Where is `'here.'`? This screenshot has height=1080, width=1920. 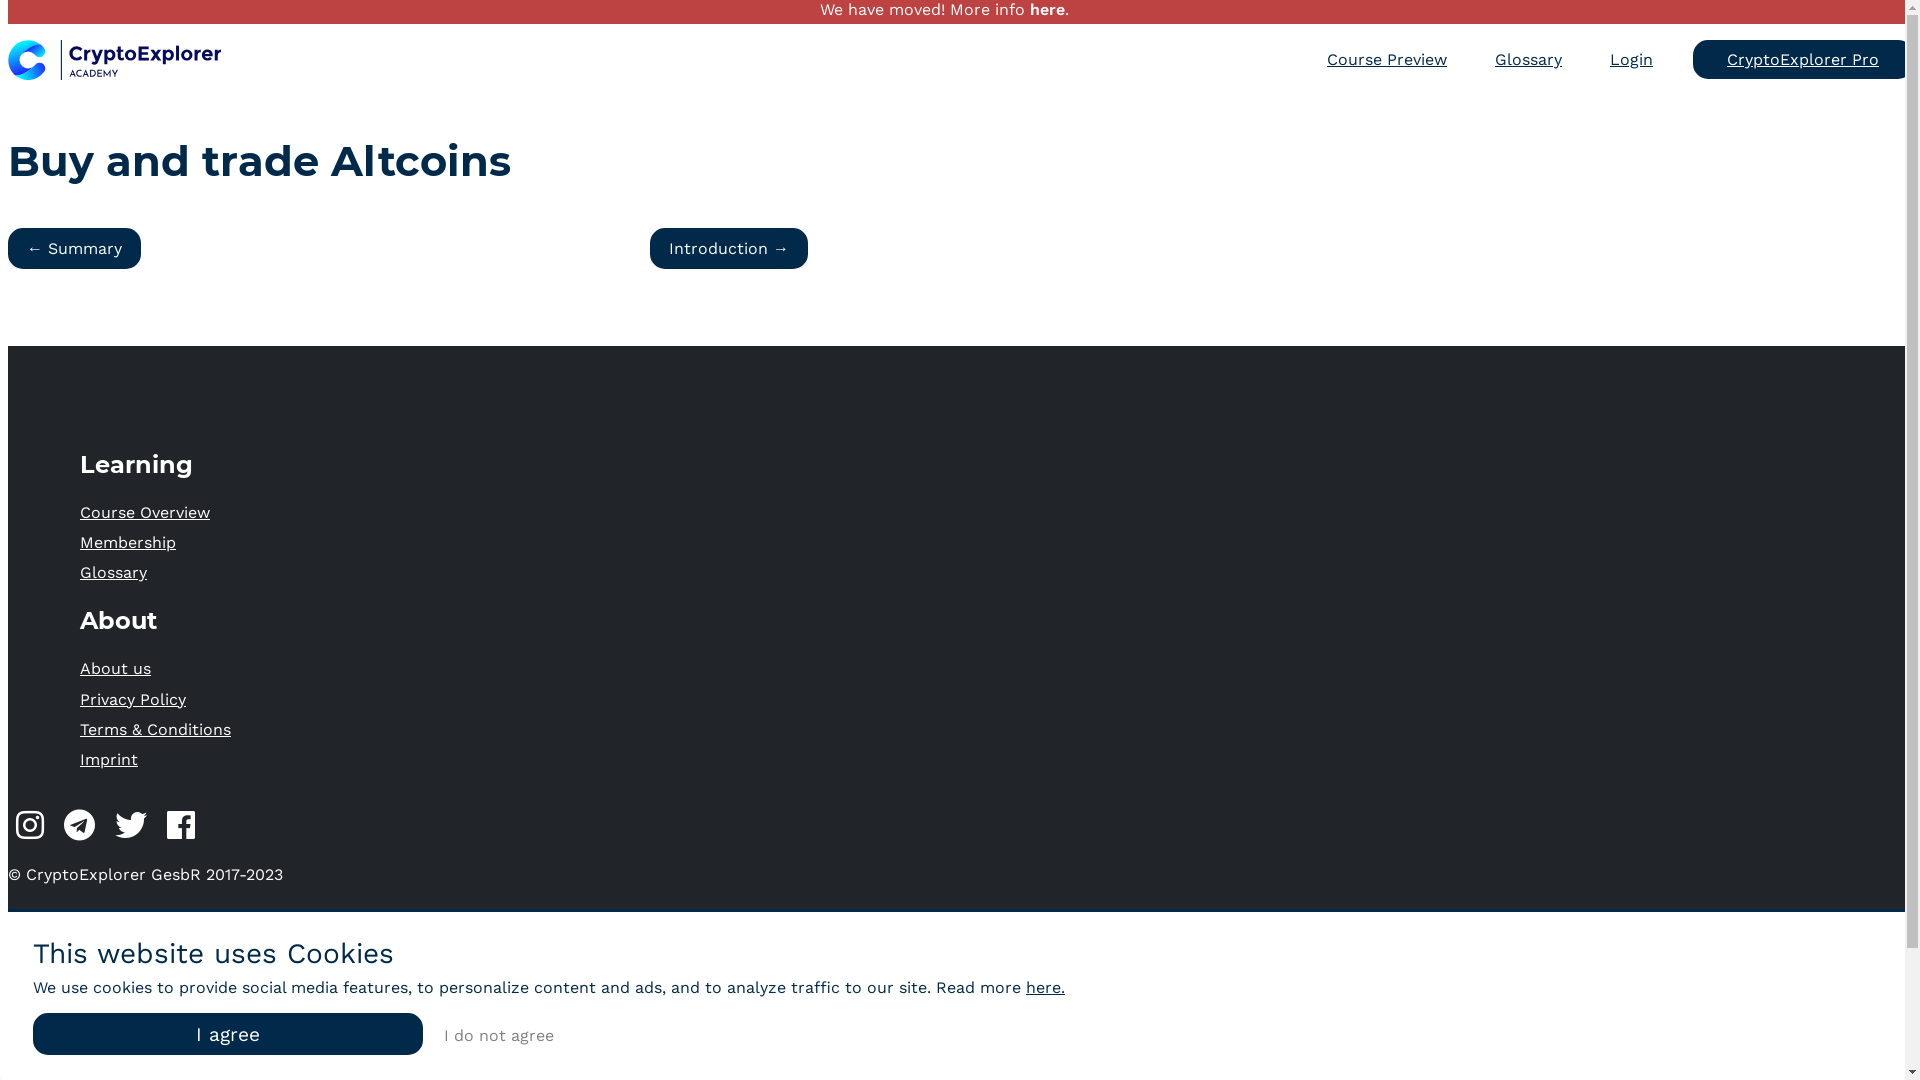
'here.' is located at coordinates (1044, 986).